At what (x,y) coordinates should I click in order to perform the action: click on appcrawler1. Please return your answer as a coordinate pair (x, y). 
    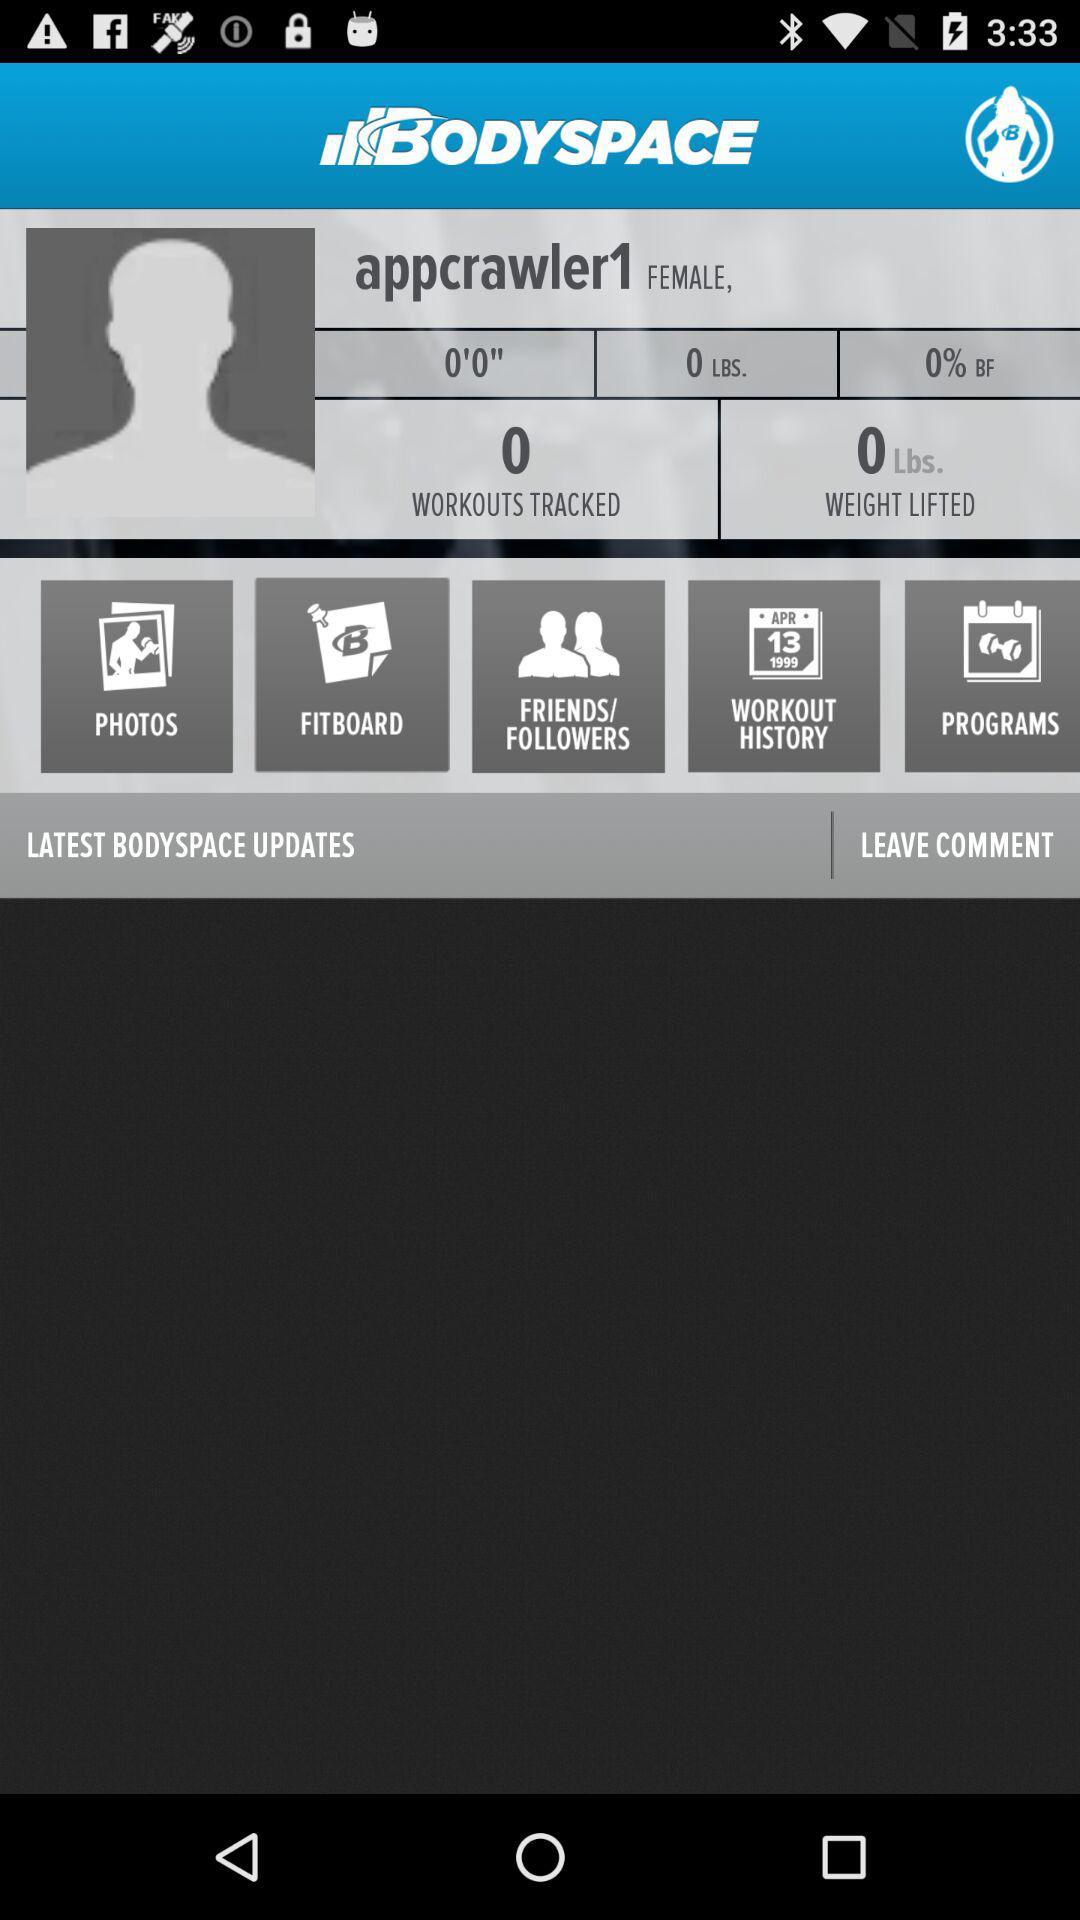
    Looking at the image, I should click on (493, 267).